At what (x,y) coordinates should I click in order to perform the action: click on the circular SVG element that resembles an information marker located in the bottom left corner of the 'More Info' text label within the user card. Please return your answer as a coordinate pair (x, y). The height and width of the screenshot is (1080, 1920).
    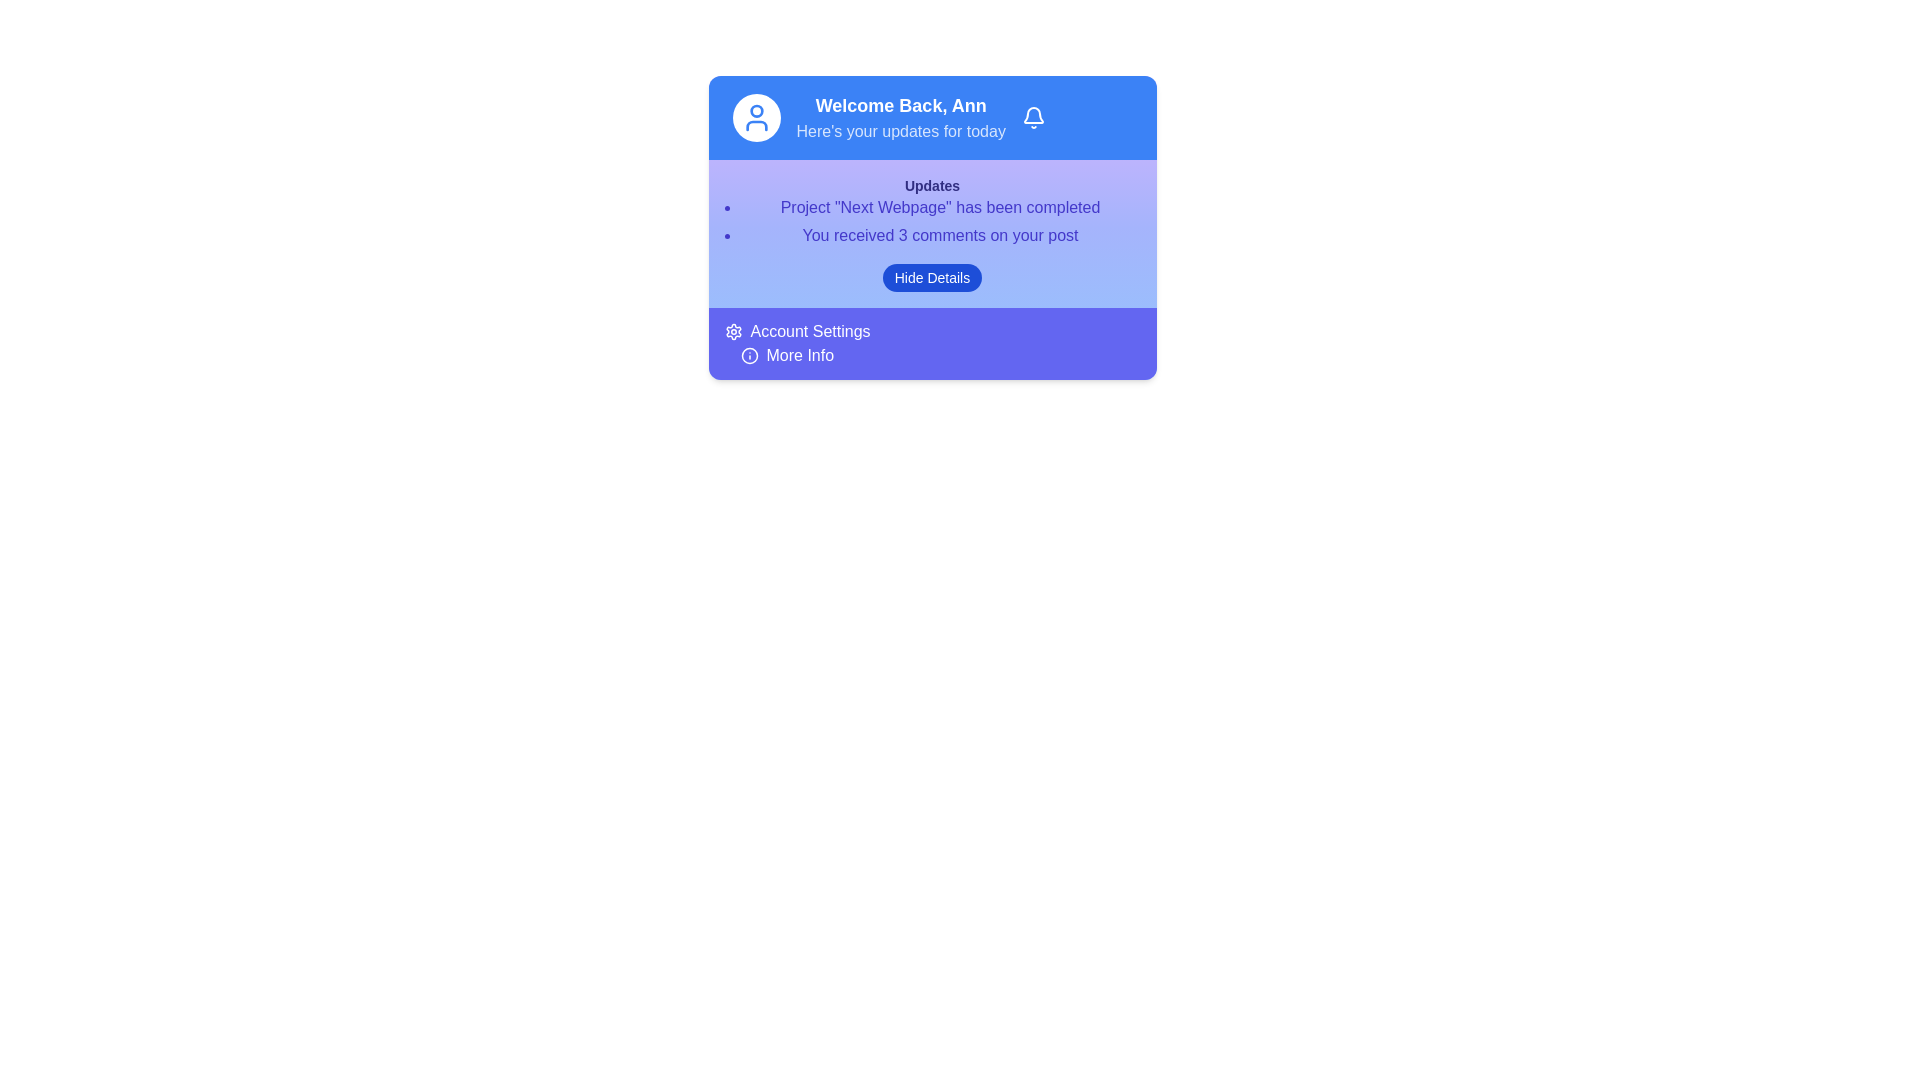
    Looking at the image, I should click on (748, 354).